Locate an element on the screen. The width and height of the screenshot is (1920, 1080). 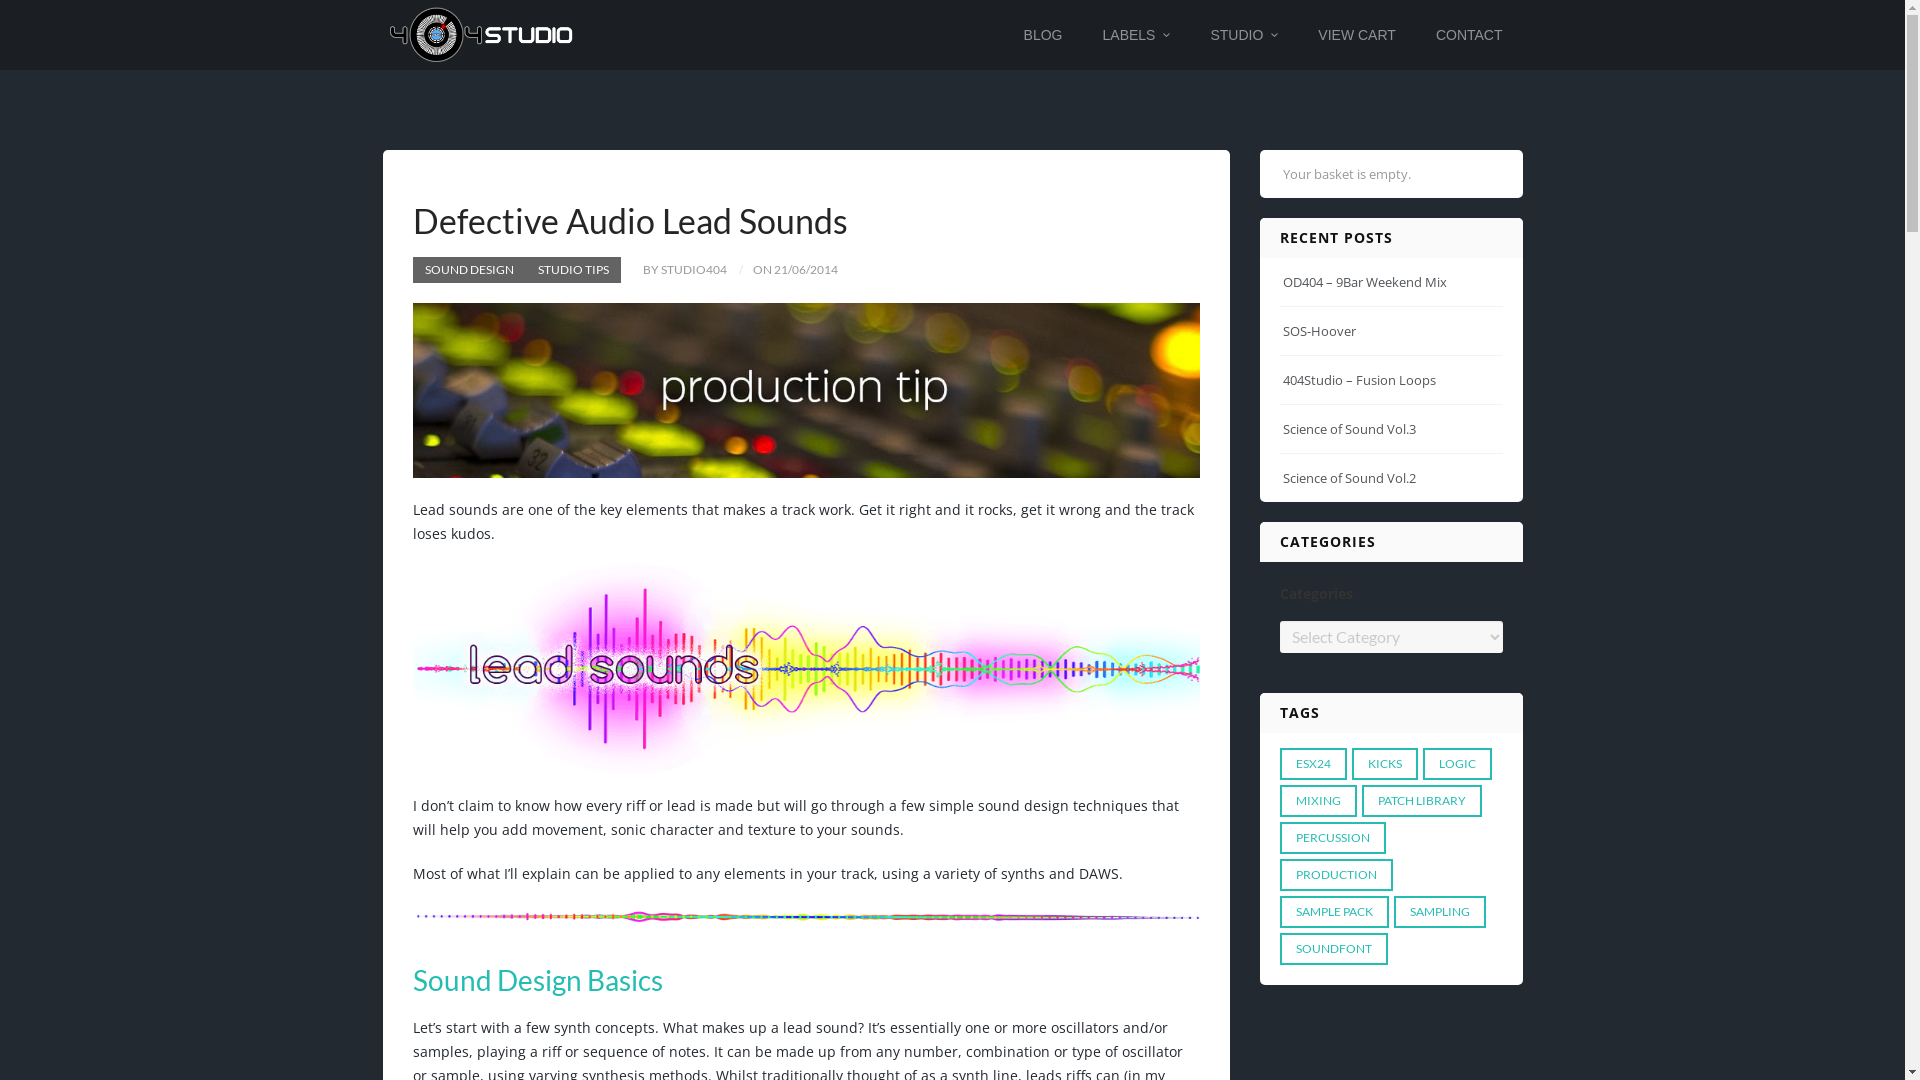
'SAMPLING' is located at coordinates (1440, 911).